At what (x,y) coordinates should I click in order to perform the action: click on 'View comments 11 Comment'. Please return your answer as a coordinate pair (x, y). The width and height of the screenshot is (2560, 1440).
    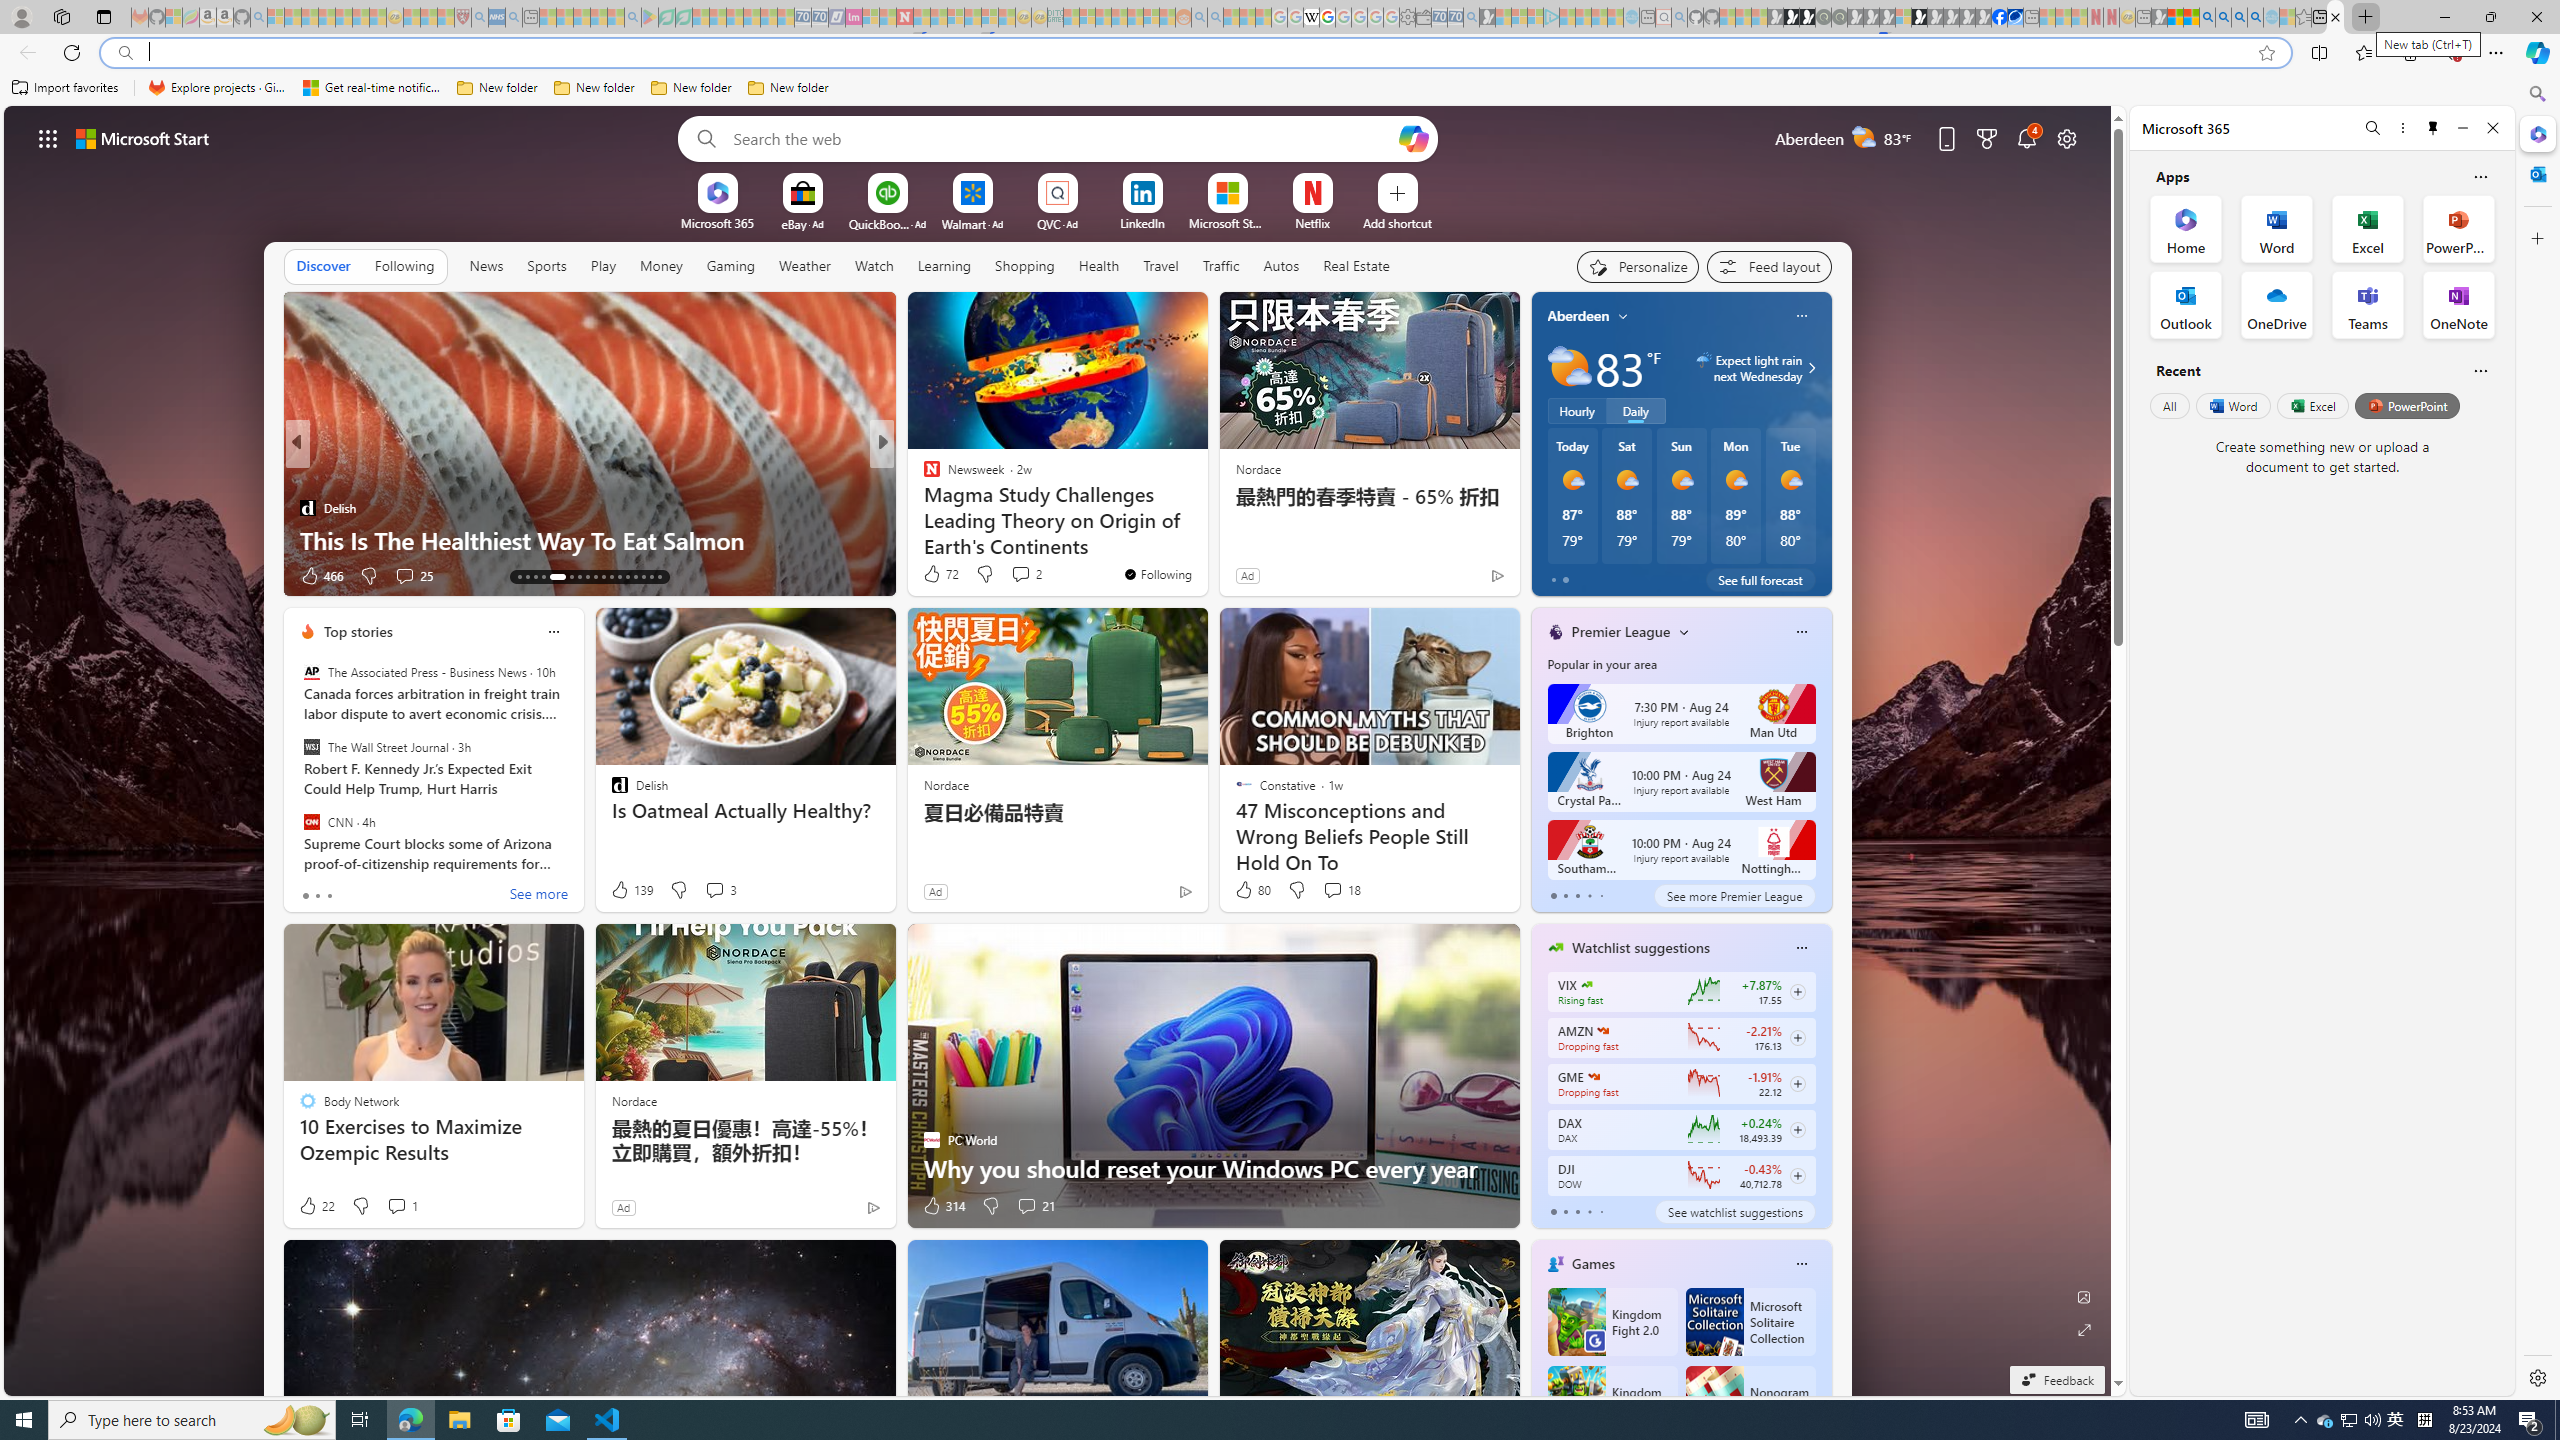
    Looking at the image, I should click on (1020, 574).